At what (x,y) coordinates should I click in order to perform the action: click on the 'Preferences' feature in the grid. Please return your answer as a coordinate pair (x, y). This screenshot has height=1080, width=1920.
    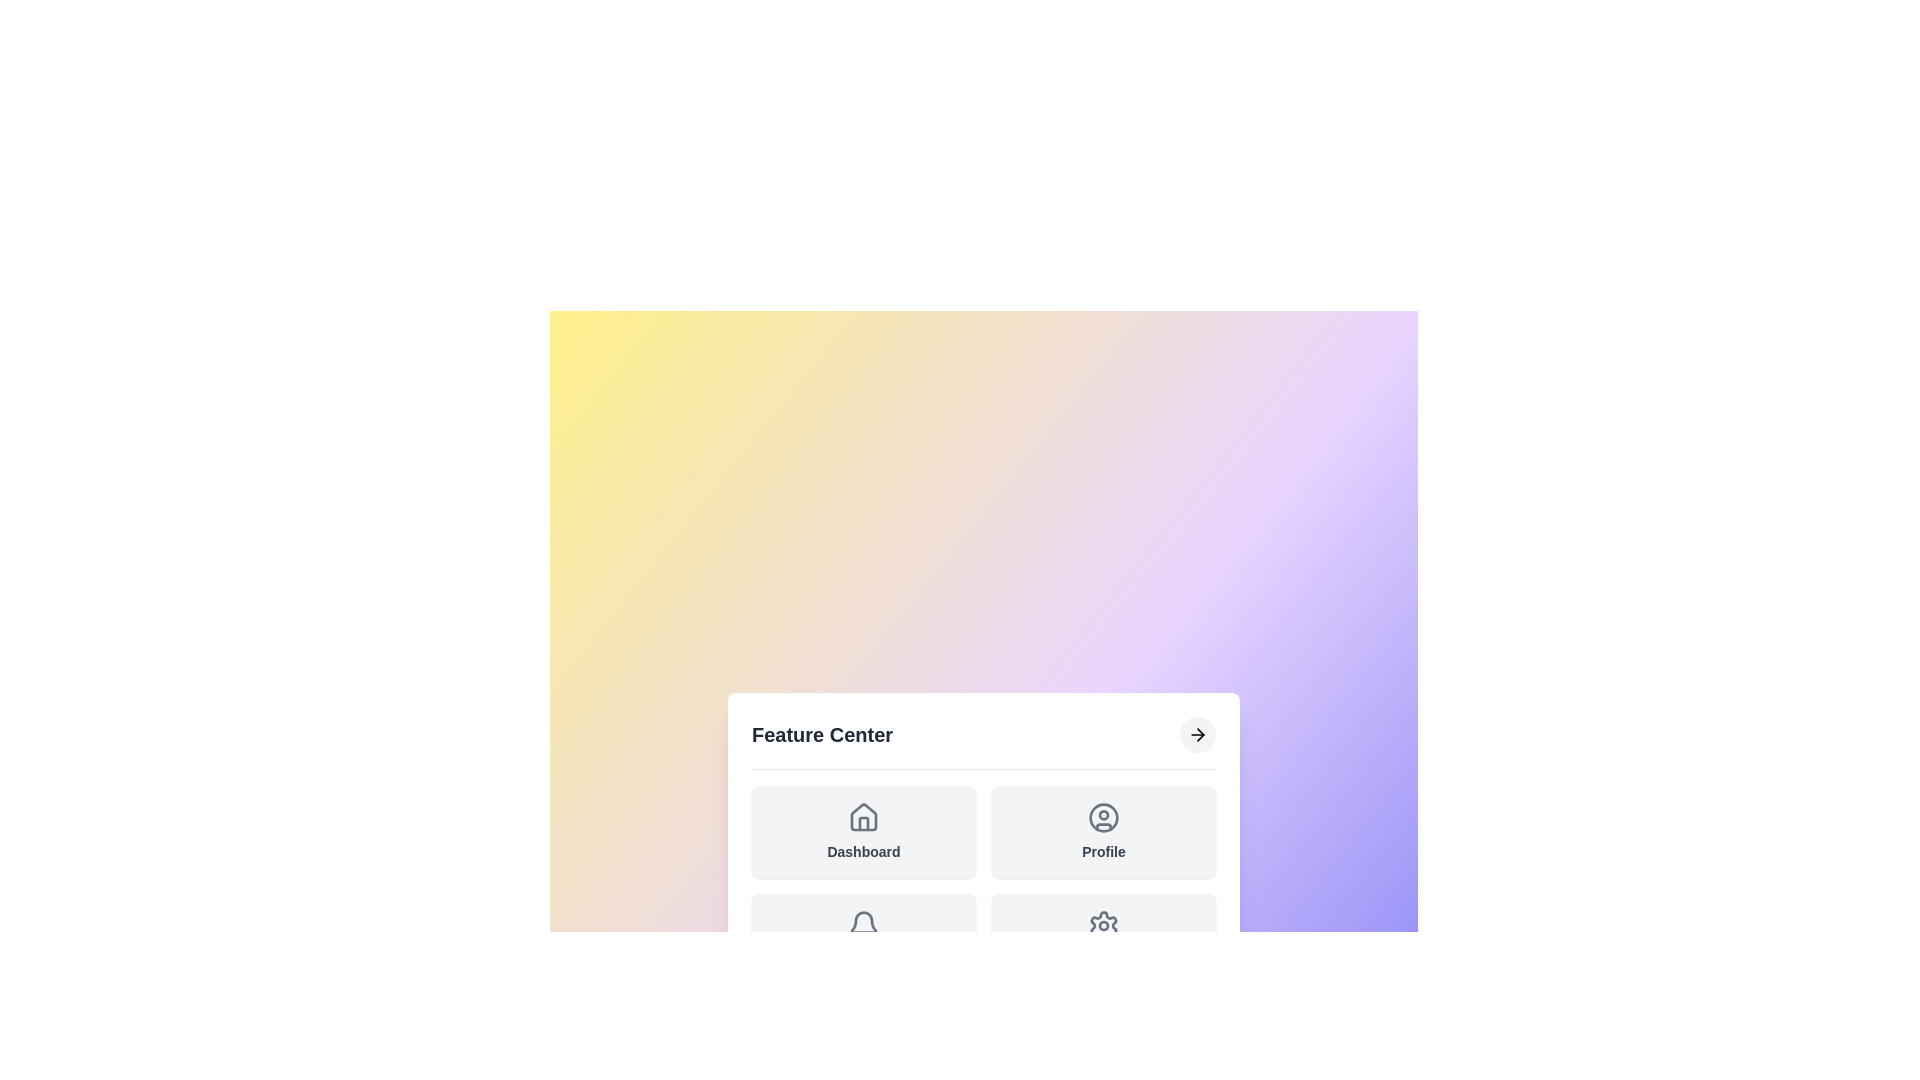
    Looking at the image, I should click on (1103, 939).